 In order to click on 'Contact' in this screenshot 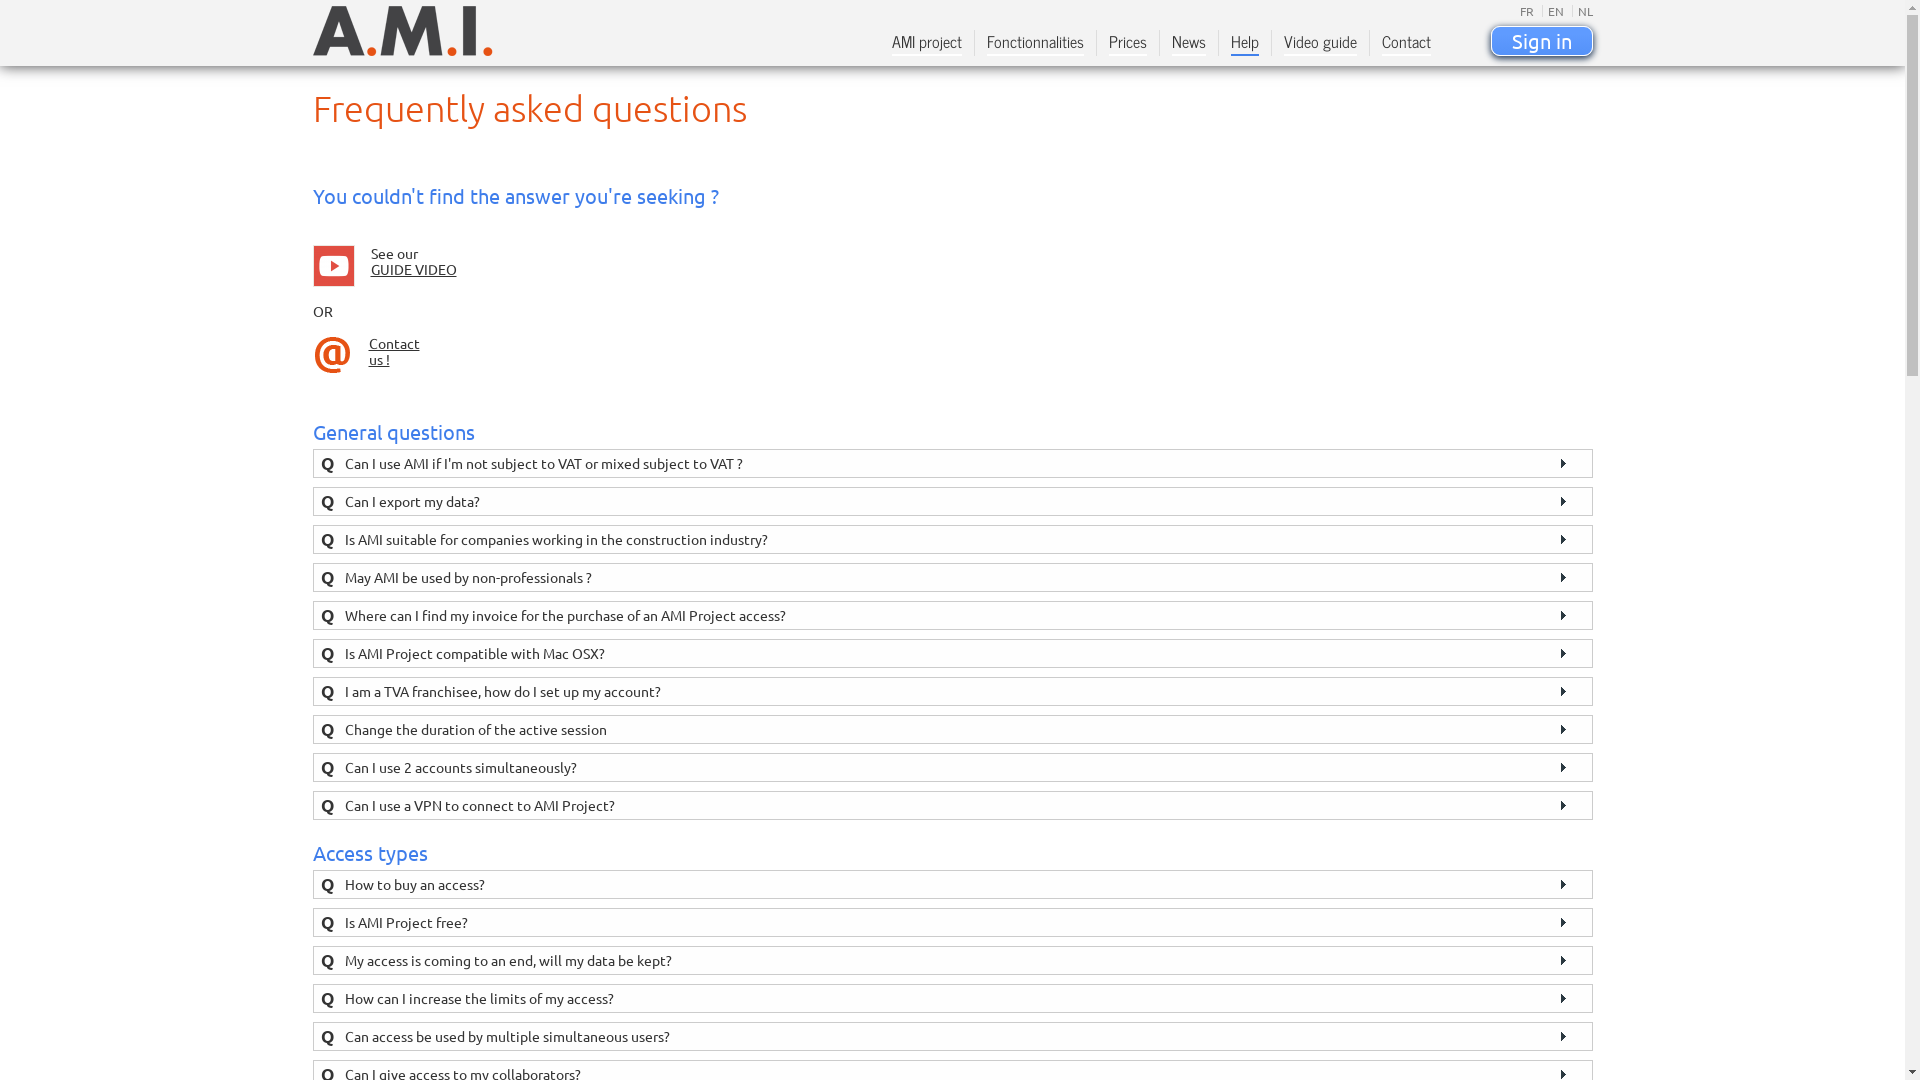, I will do `click(1381, 44)`.